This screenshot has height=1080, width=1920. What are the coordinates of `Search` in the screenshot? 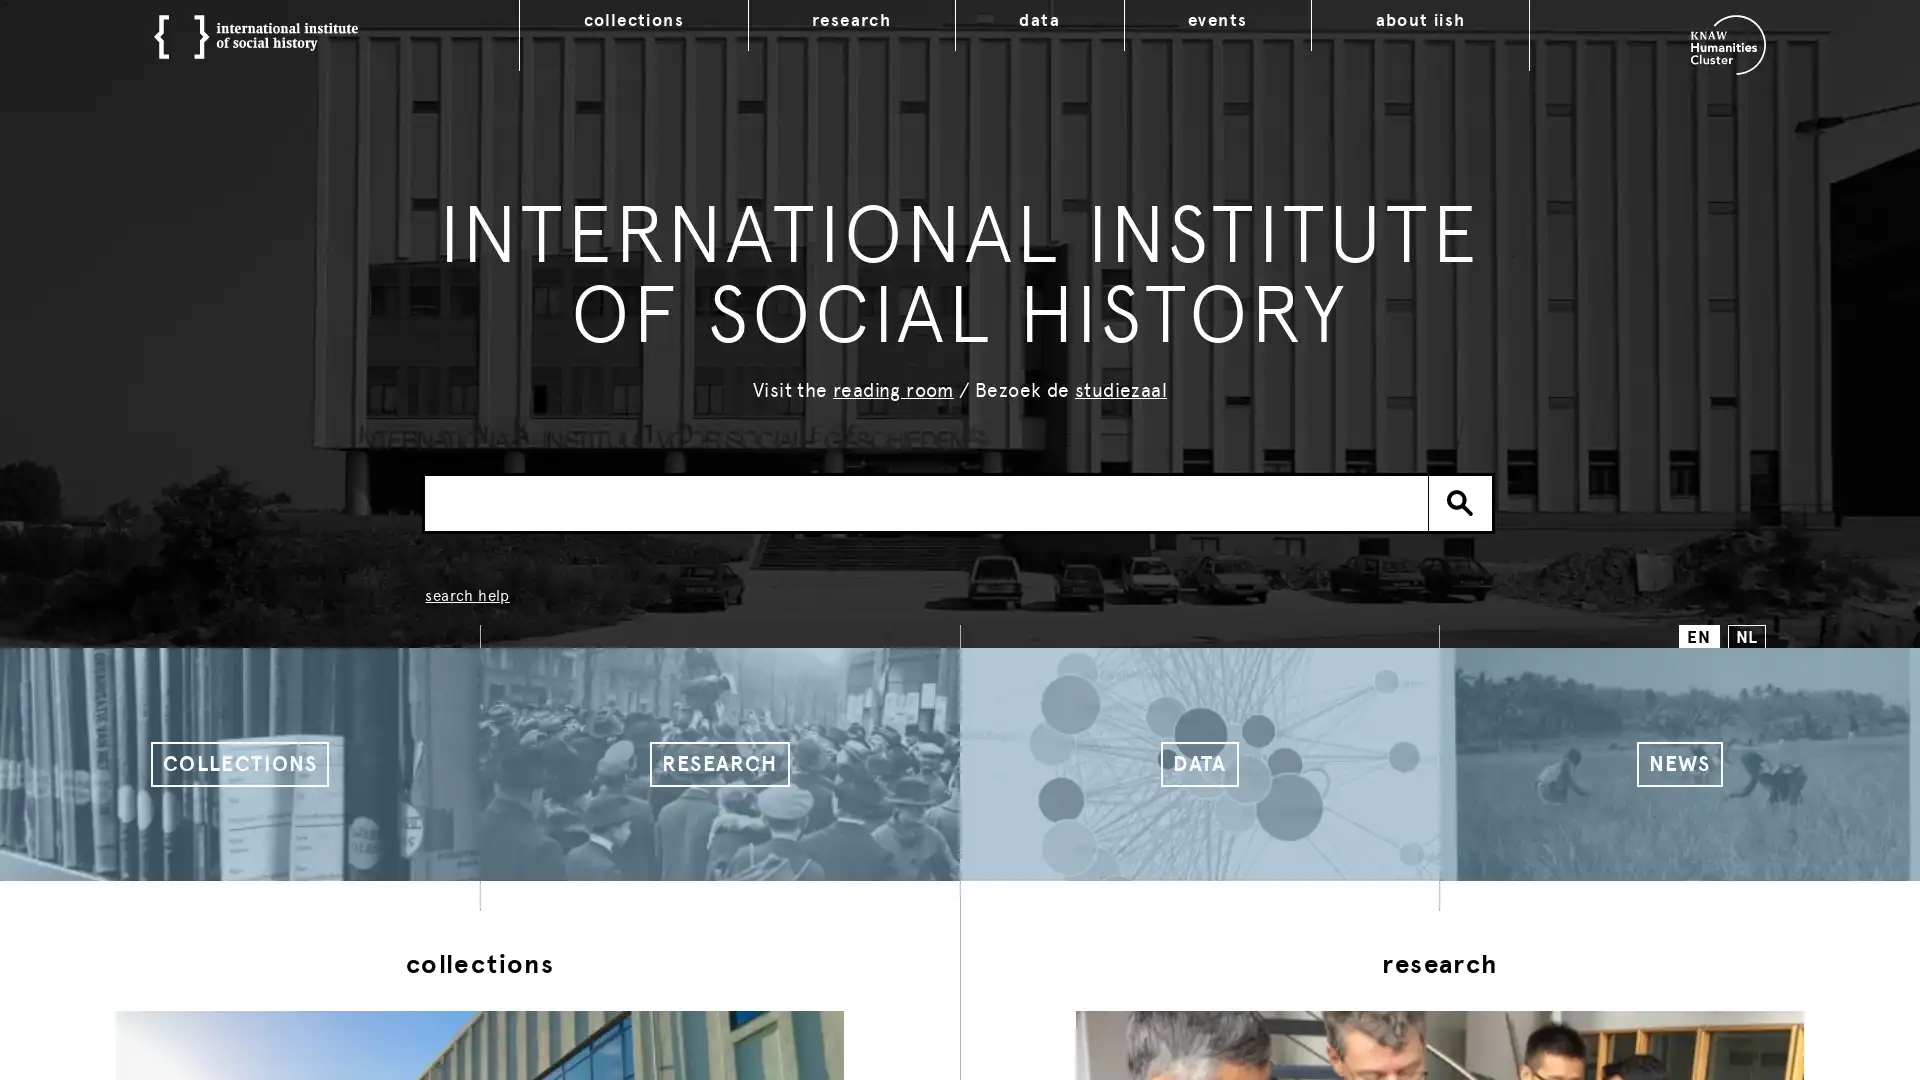 It's located at (1460, 501).